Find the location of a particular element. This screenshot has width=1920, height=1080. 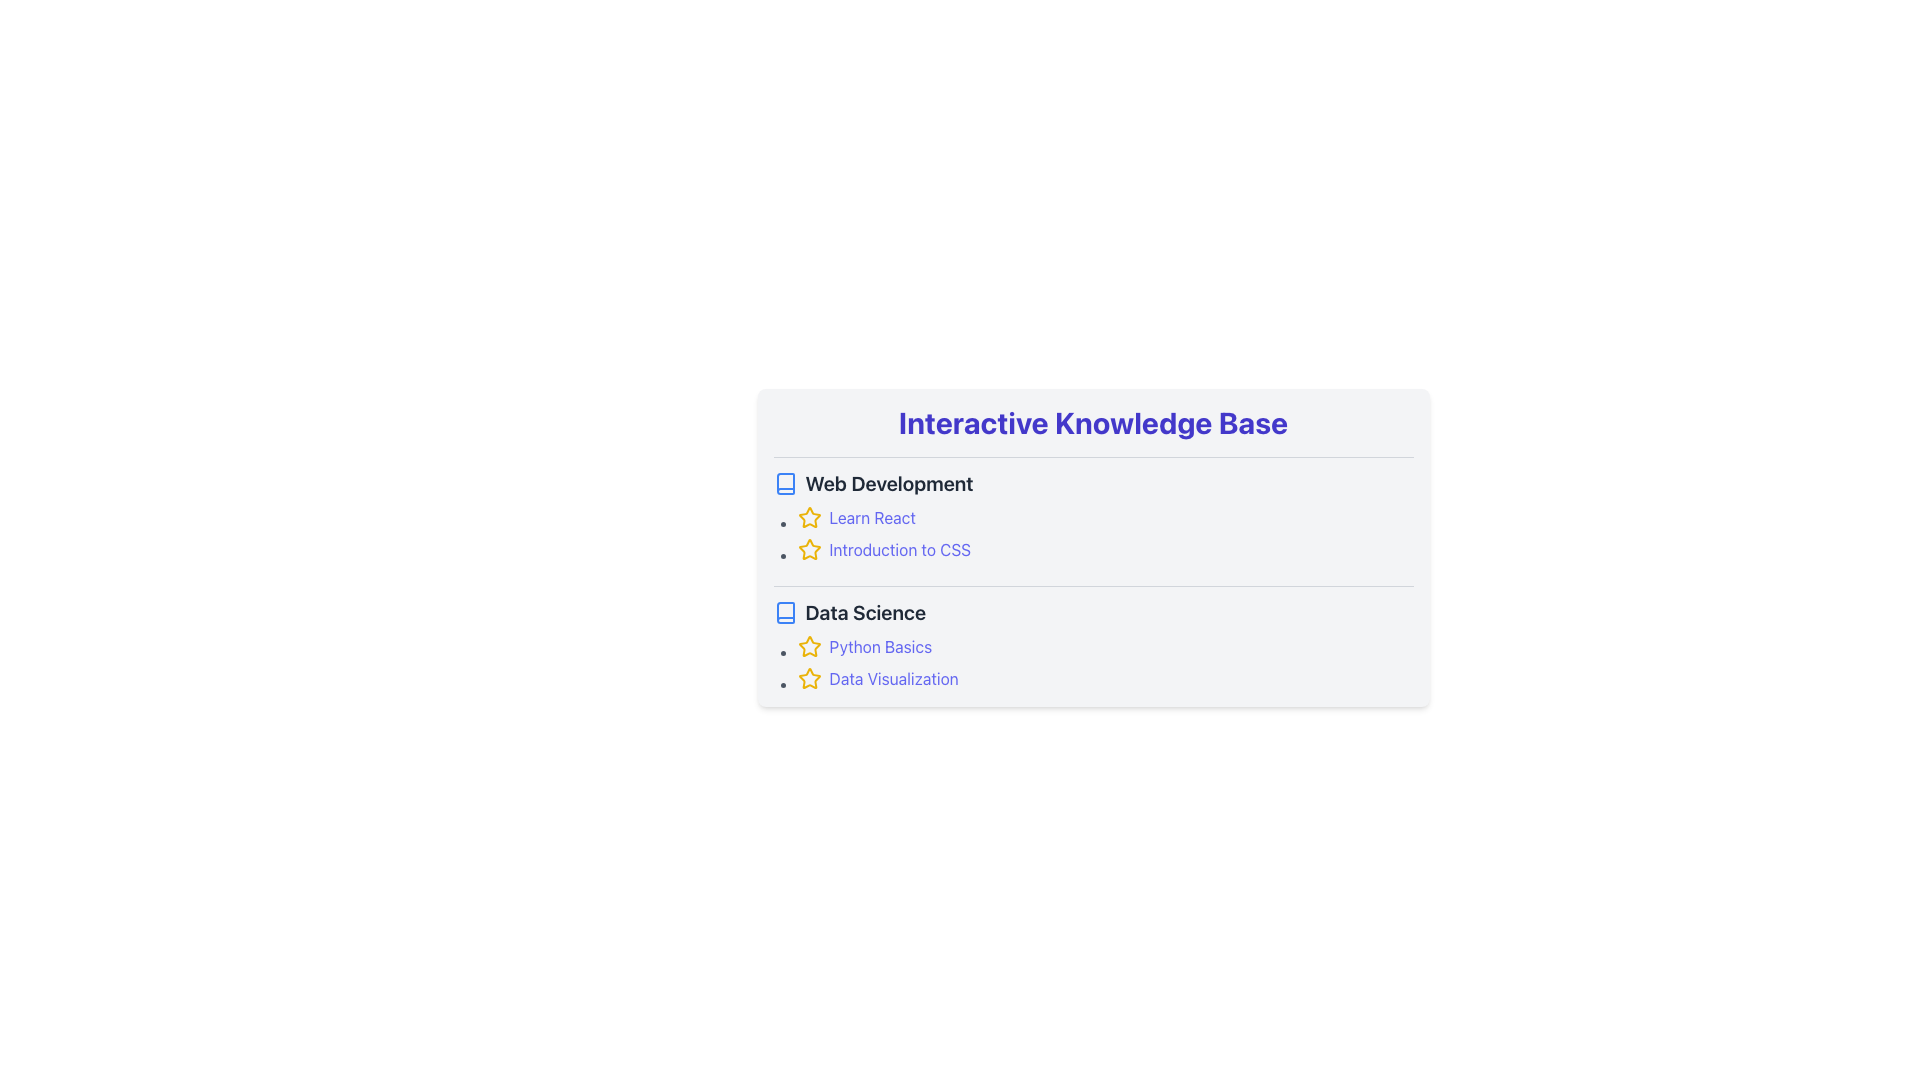

the yellow star-shaped icon located to the left of the 'Data Visualization' text link is located at coordinates (809, 677).